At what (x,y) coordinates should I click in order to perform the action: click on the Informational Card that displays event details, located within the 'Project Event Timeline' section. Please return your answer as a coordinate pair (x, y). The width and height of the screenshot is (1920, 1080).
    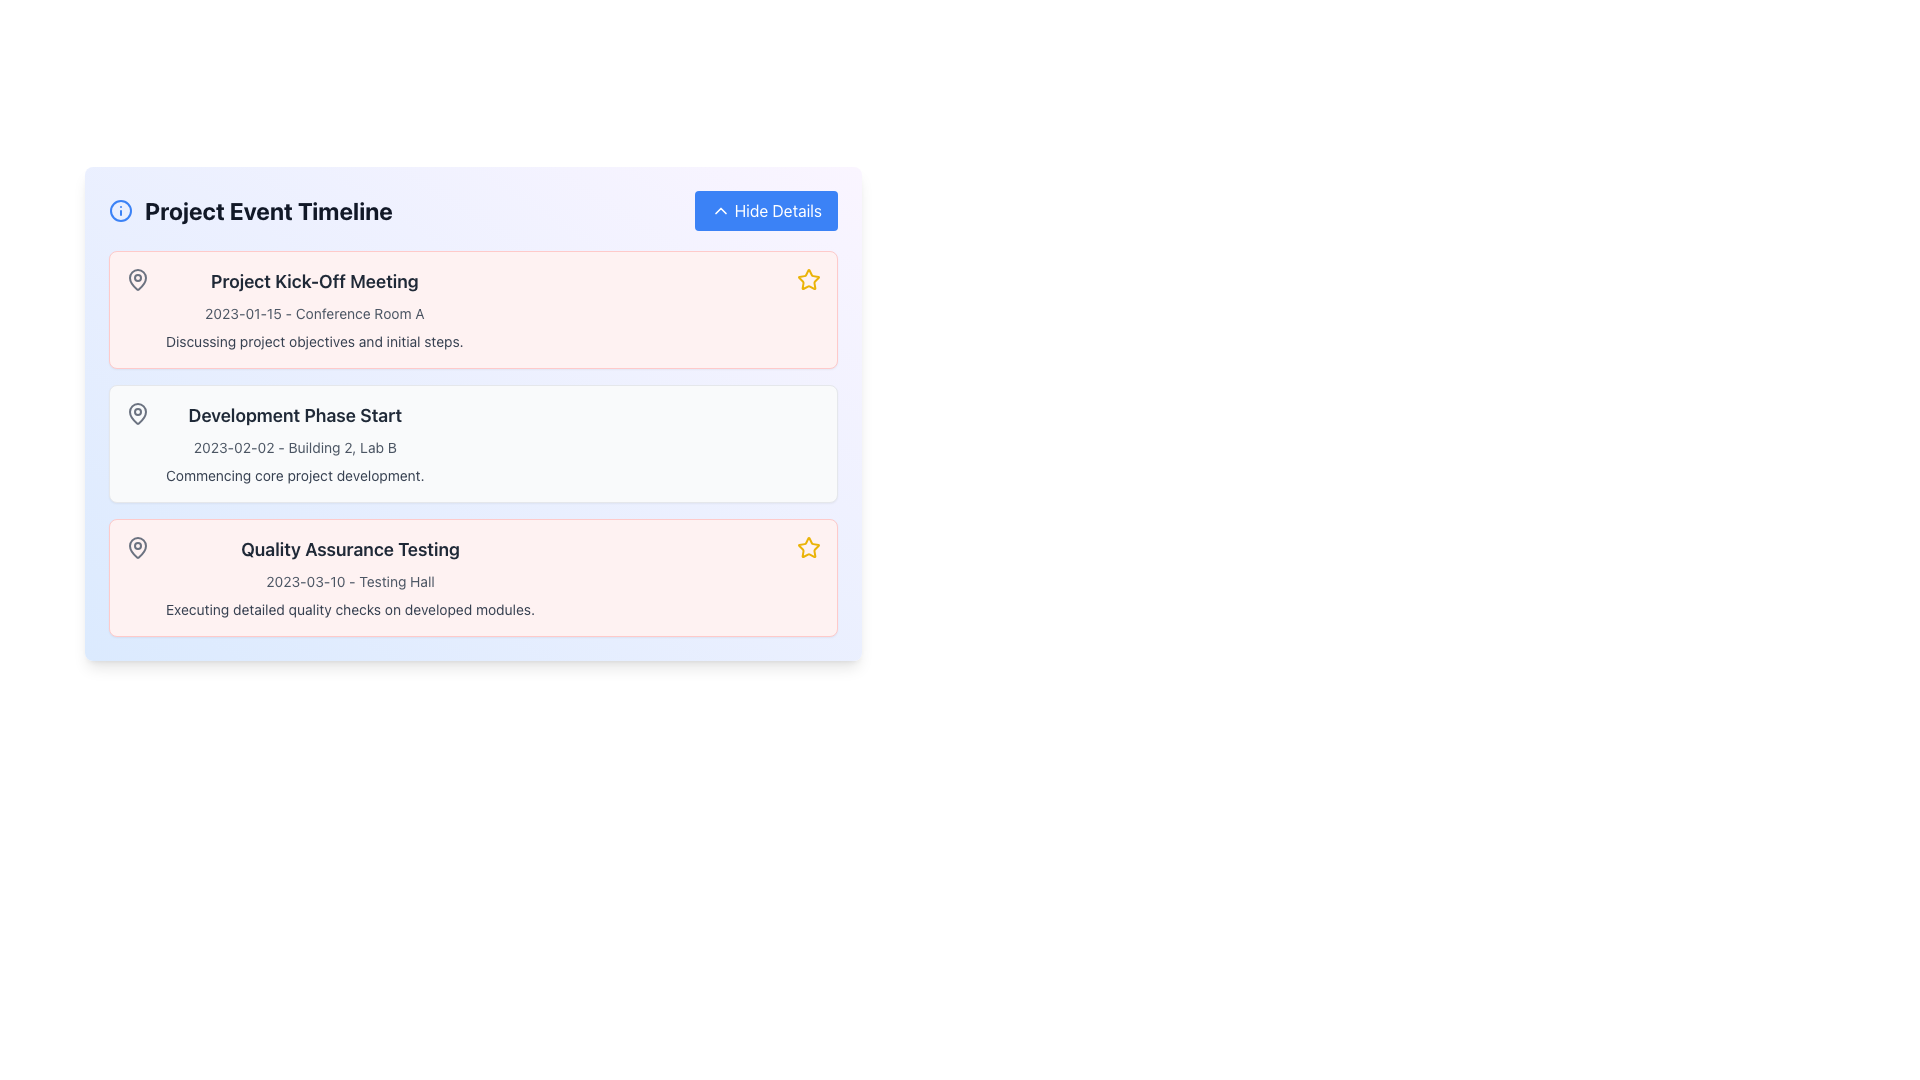
    Looking at the image, I should click on (472, 412).